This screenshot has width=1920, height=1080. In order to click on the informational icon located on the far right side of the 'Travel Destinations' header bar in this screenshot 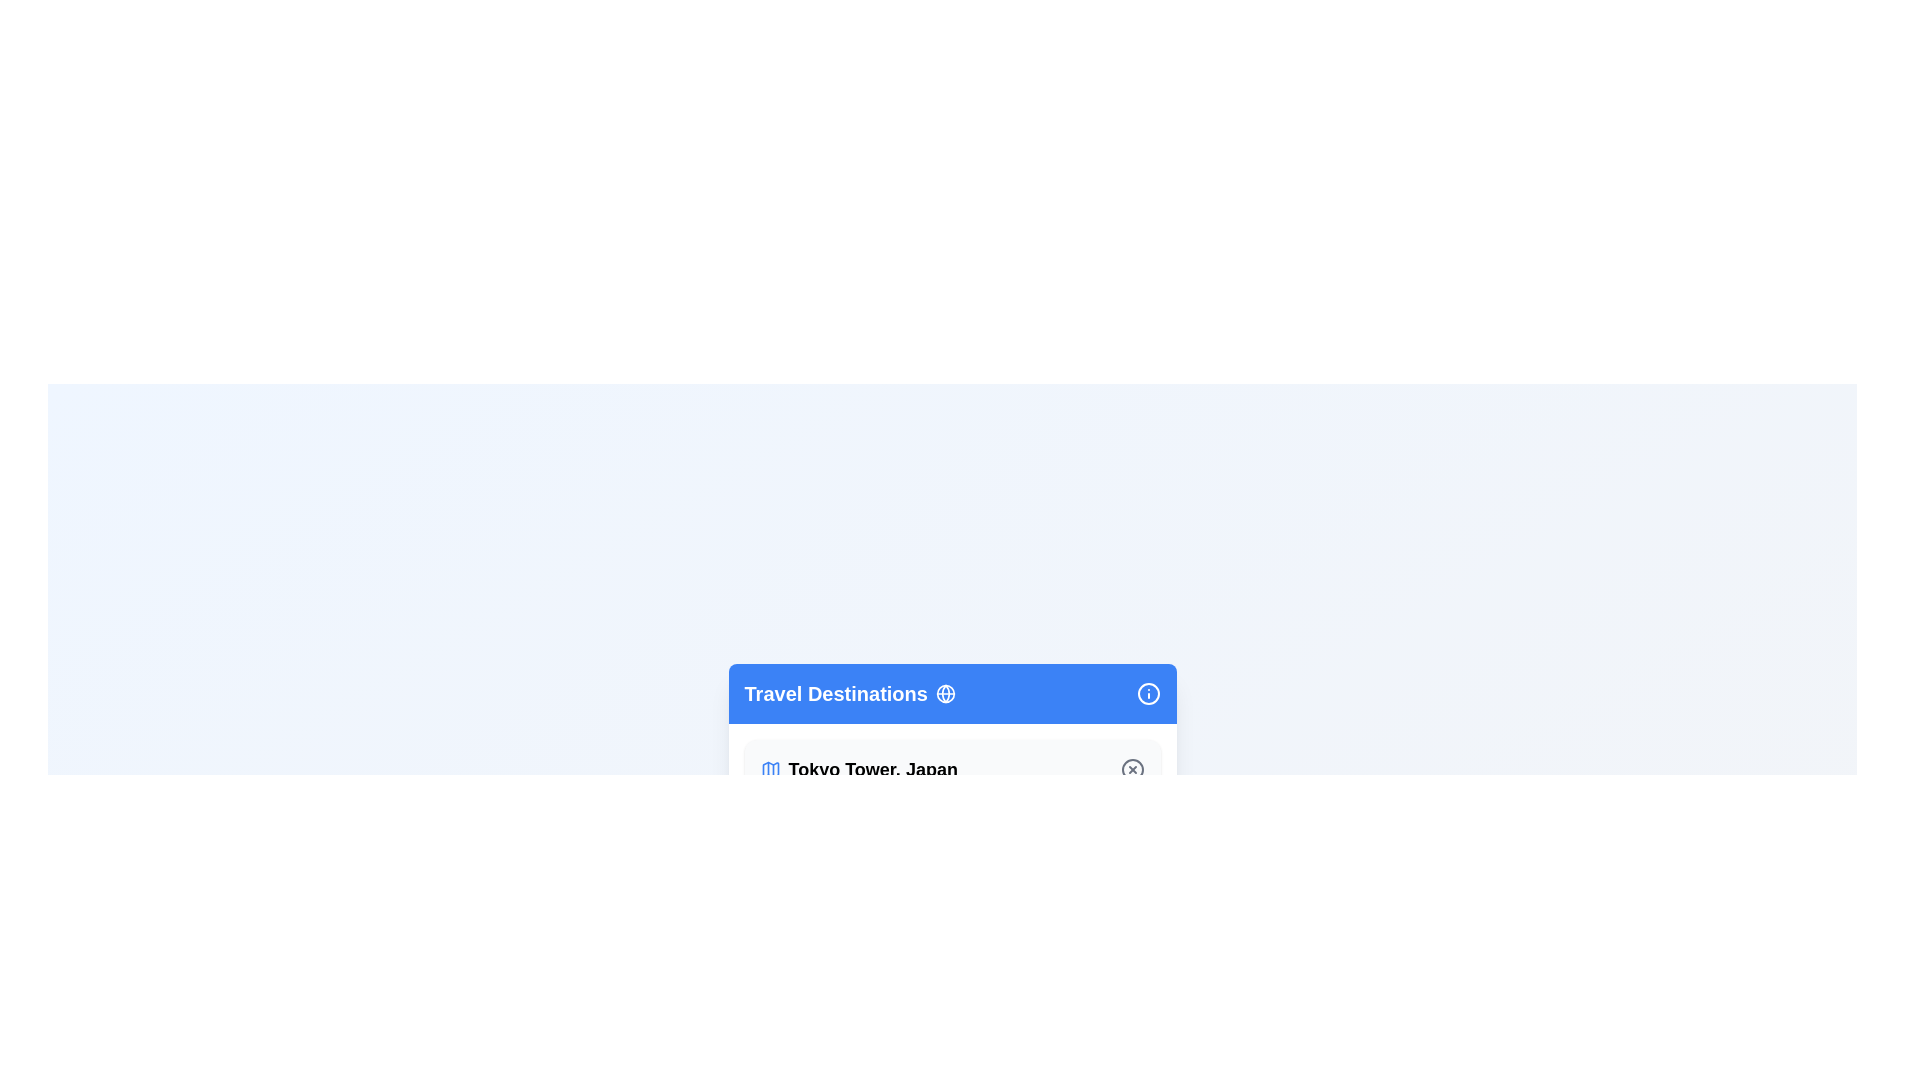, I will do `click(1148, 693)`.